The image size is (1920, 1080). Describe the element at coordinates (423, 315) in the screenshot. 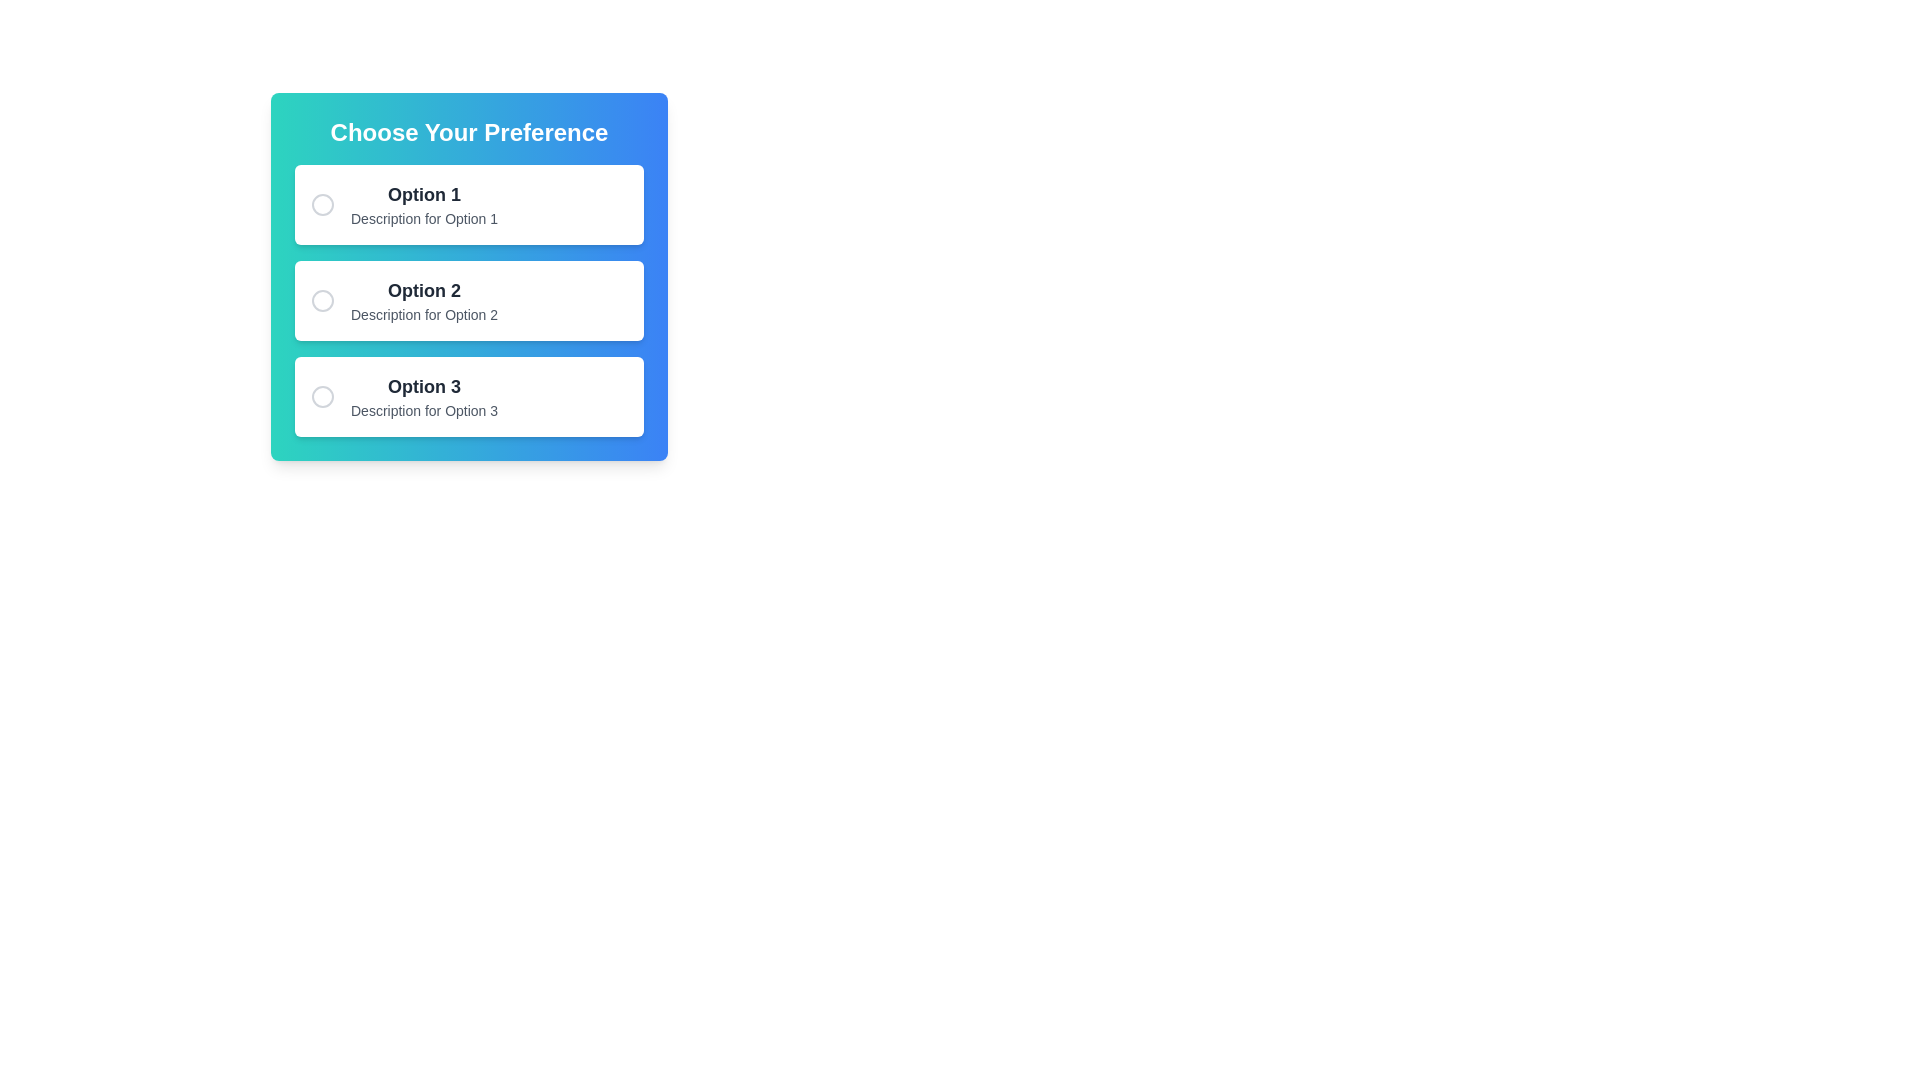

I see `the informational Text Label that provides details about 'Option 2', located directly below the 'Option 2' label` at that location.